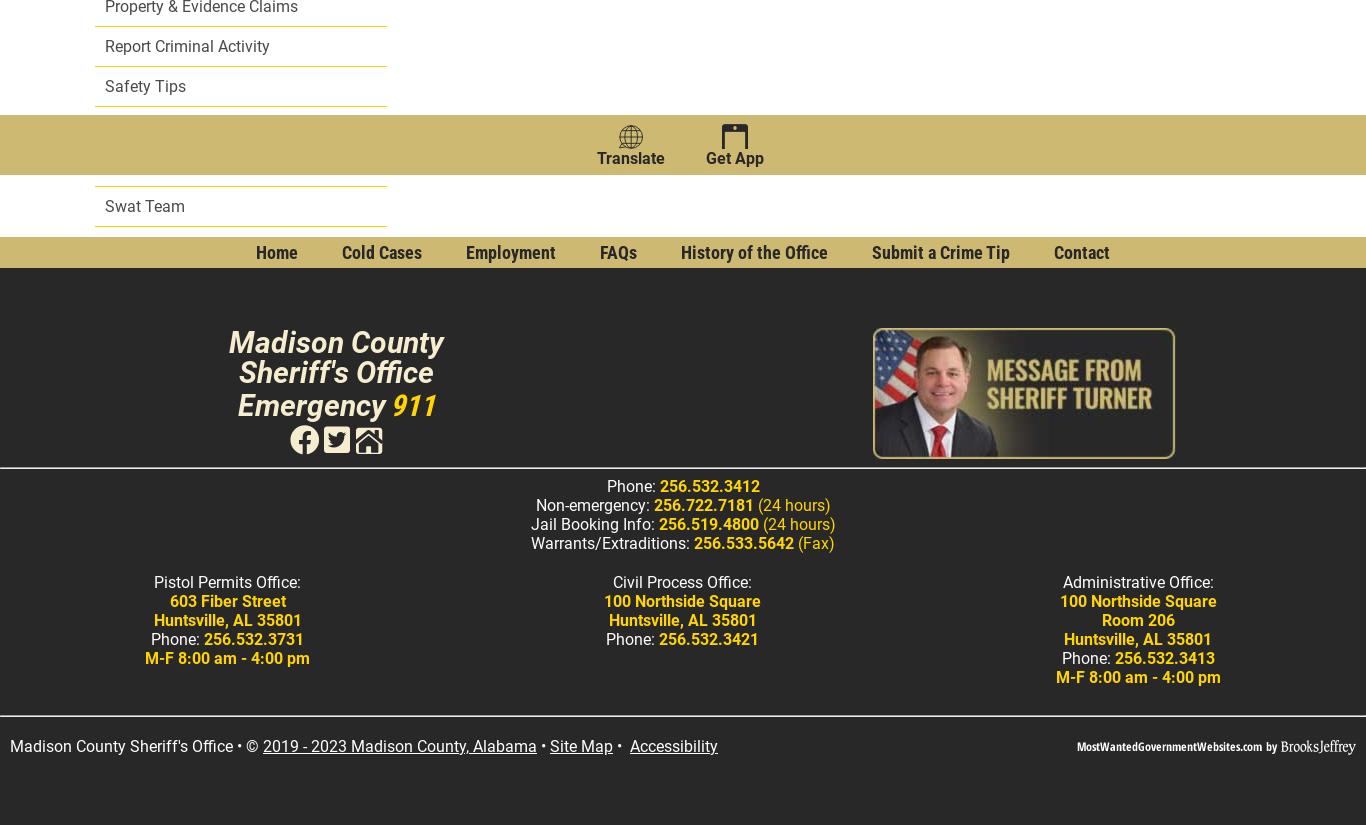  What do you see at coordinates (1163, 657) in the screenshot?
I see `'256.532.3413'` at bounding box center [1163, 657].